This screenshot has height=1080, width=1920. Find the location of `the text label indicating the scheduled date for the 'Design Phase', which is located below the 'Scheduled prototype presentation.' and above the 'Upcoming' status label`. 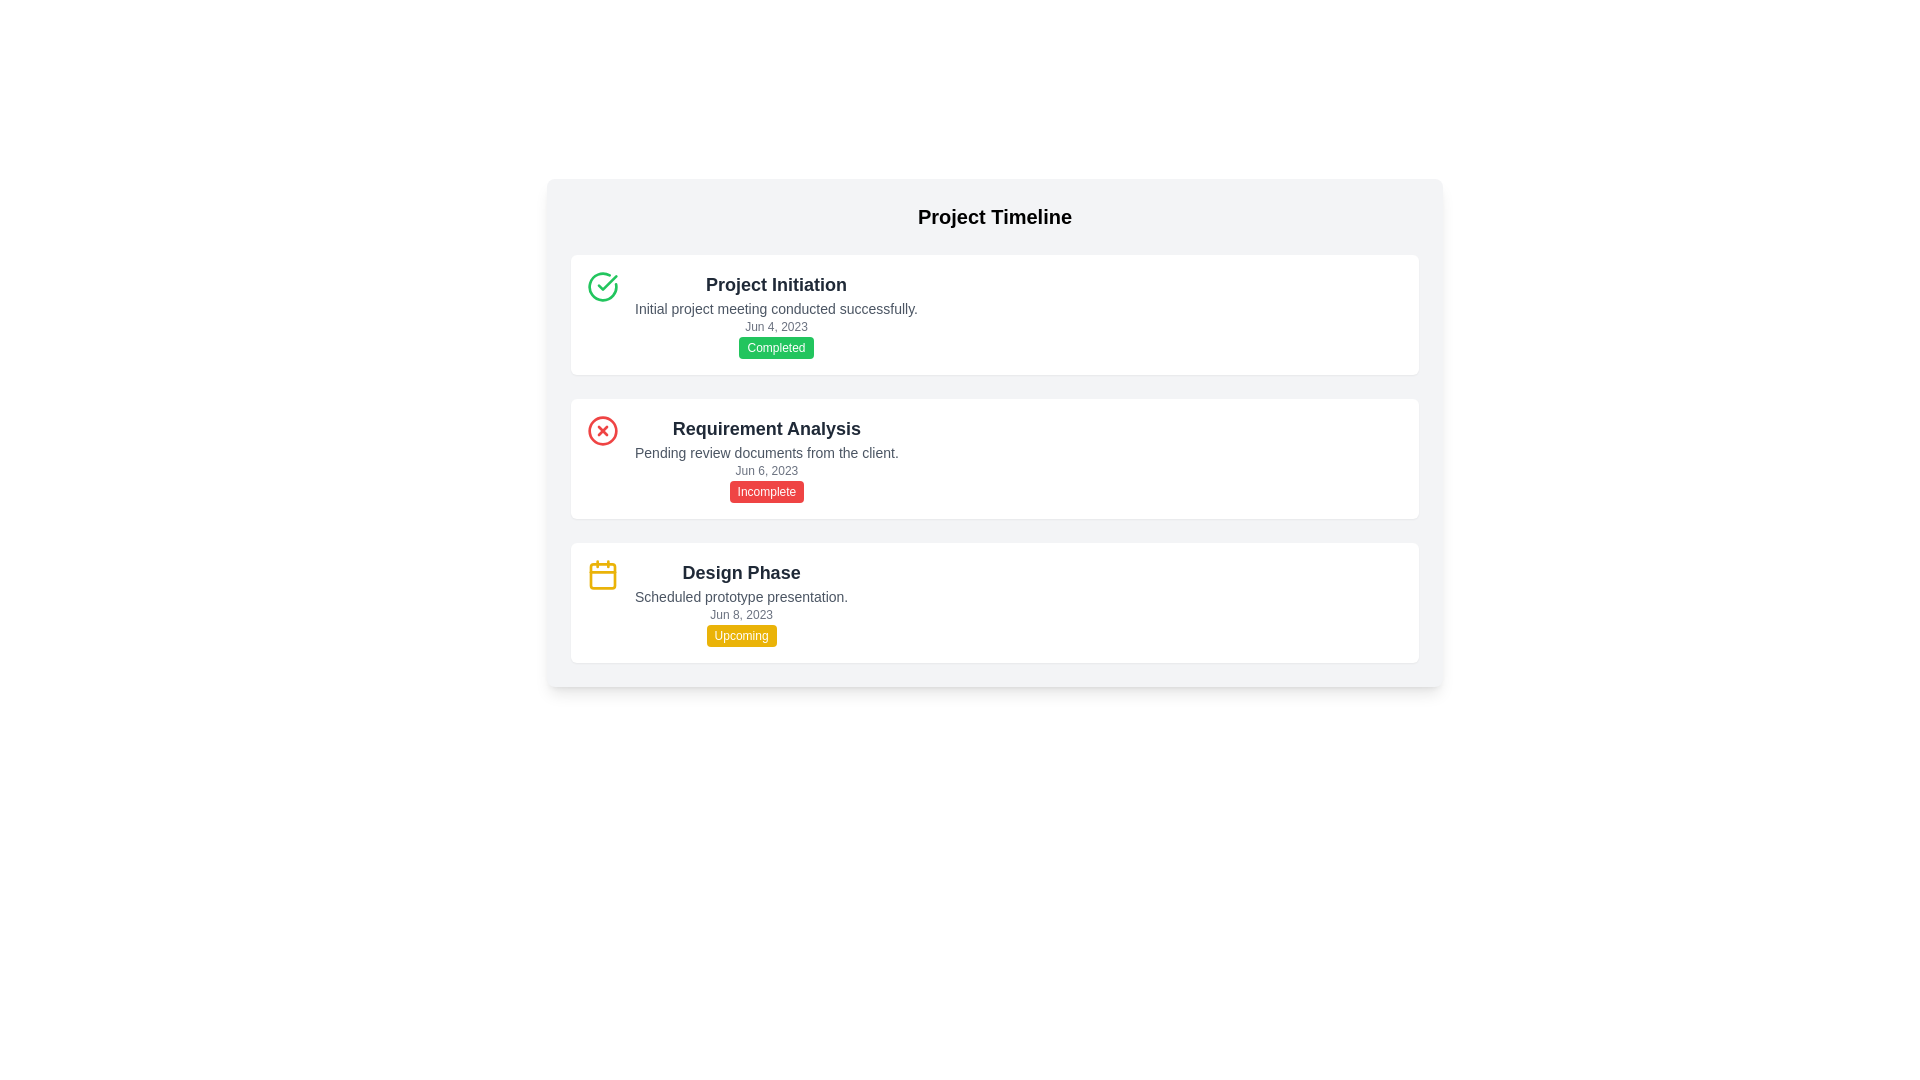

the text label indicating the scheduled date for the 'Design Phase', which is located below the 'Scheduled prototype presentation.' and above the 'Upcoming' status label is located at coordinates (740, 613).